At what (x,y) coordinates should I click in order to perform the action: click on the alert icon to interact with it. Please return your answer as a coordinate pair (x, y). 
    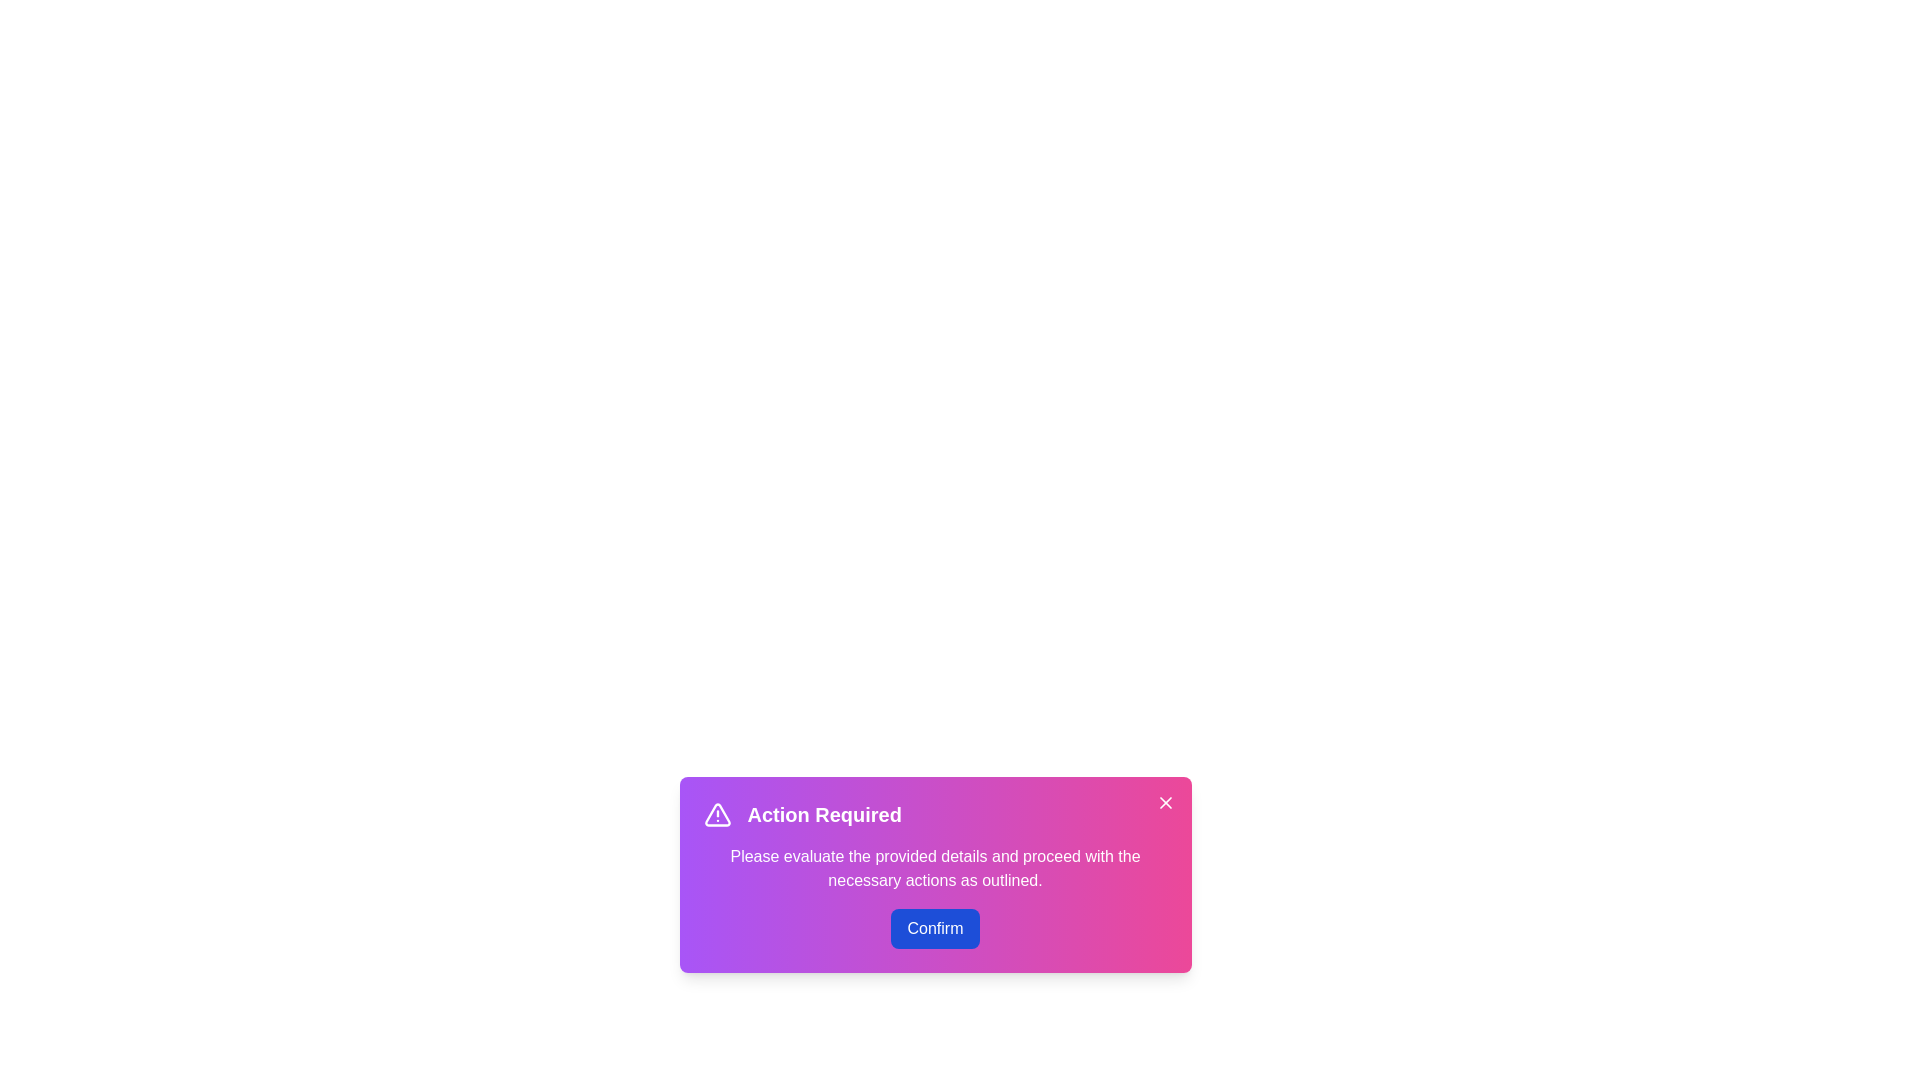
    Looking at the image, I should click on (717, 814).